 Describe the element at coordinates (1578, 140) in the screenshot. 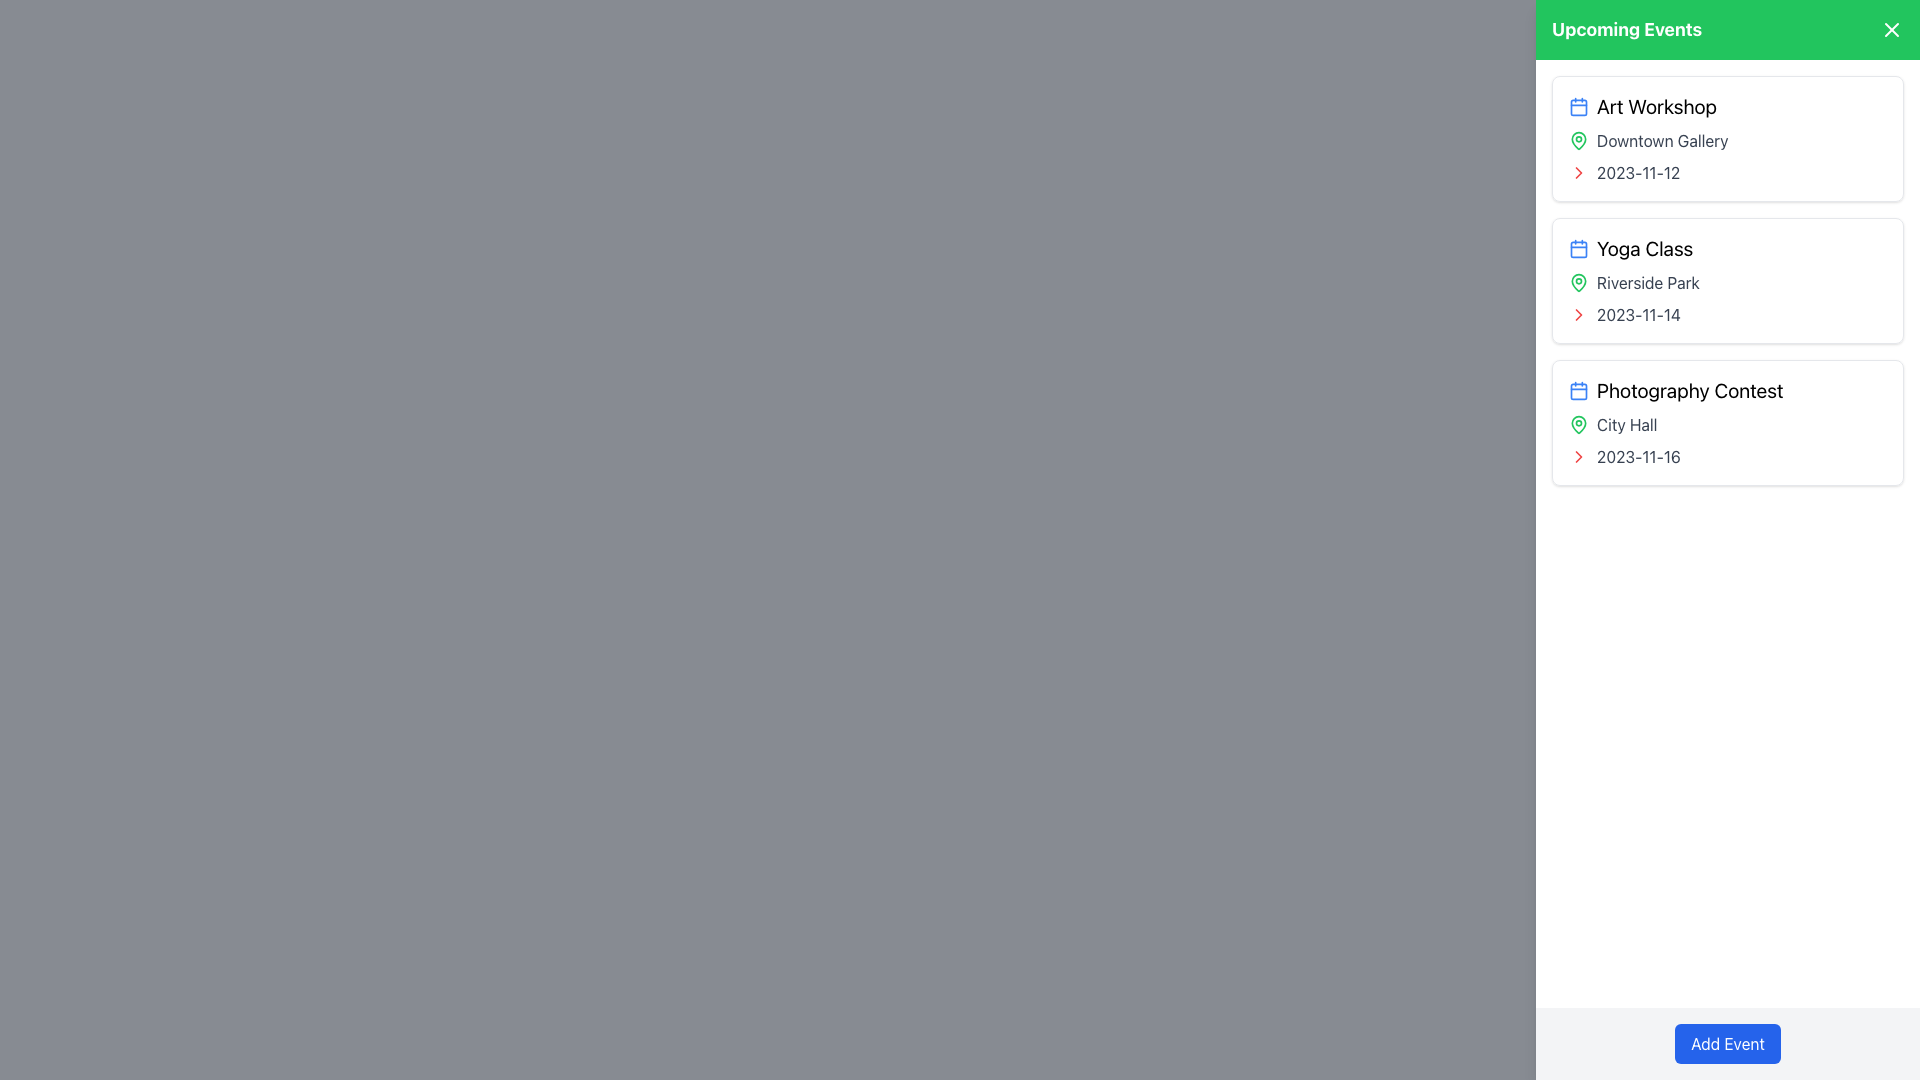

I see `the location marker icon representing 'Downtown Gallery' in the first card of the 'Upcoming Events' sidebar` at that location.